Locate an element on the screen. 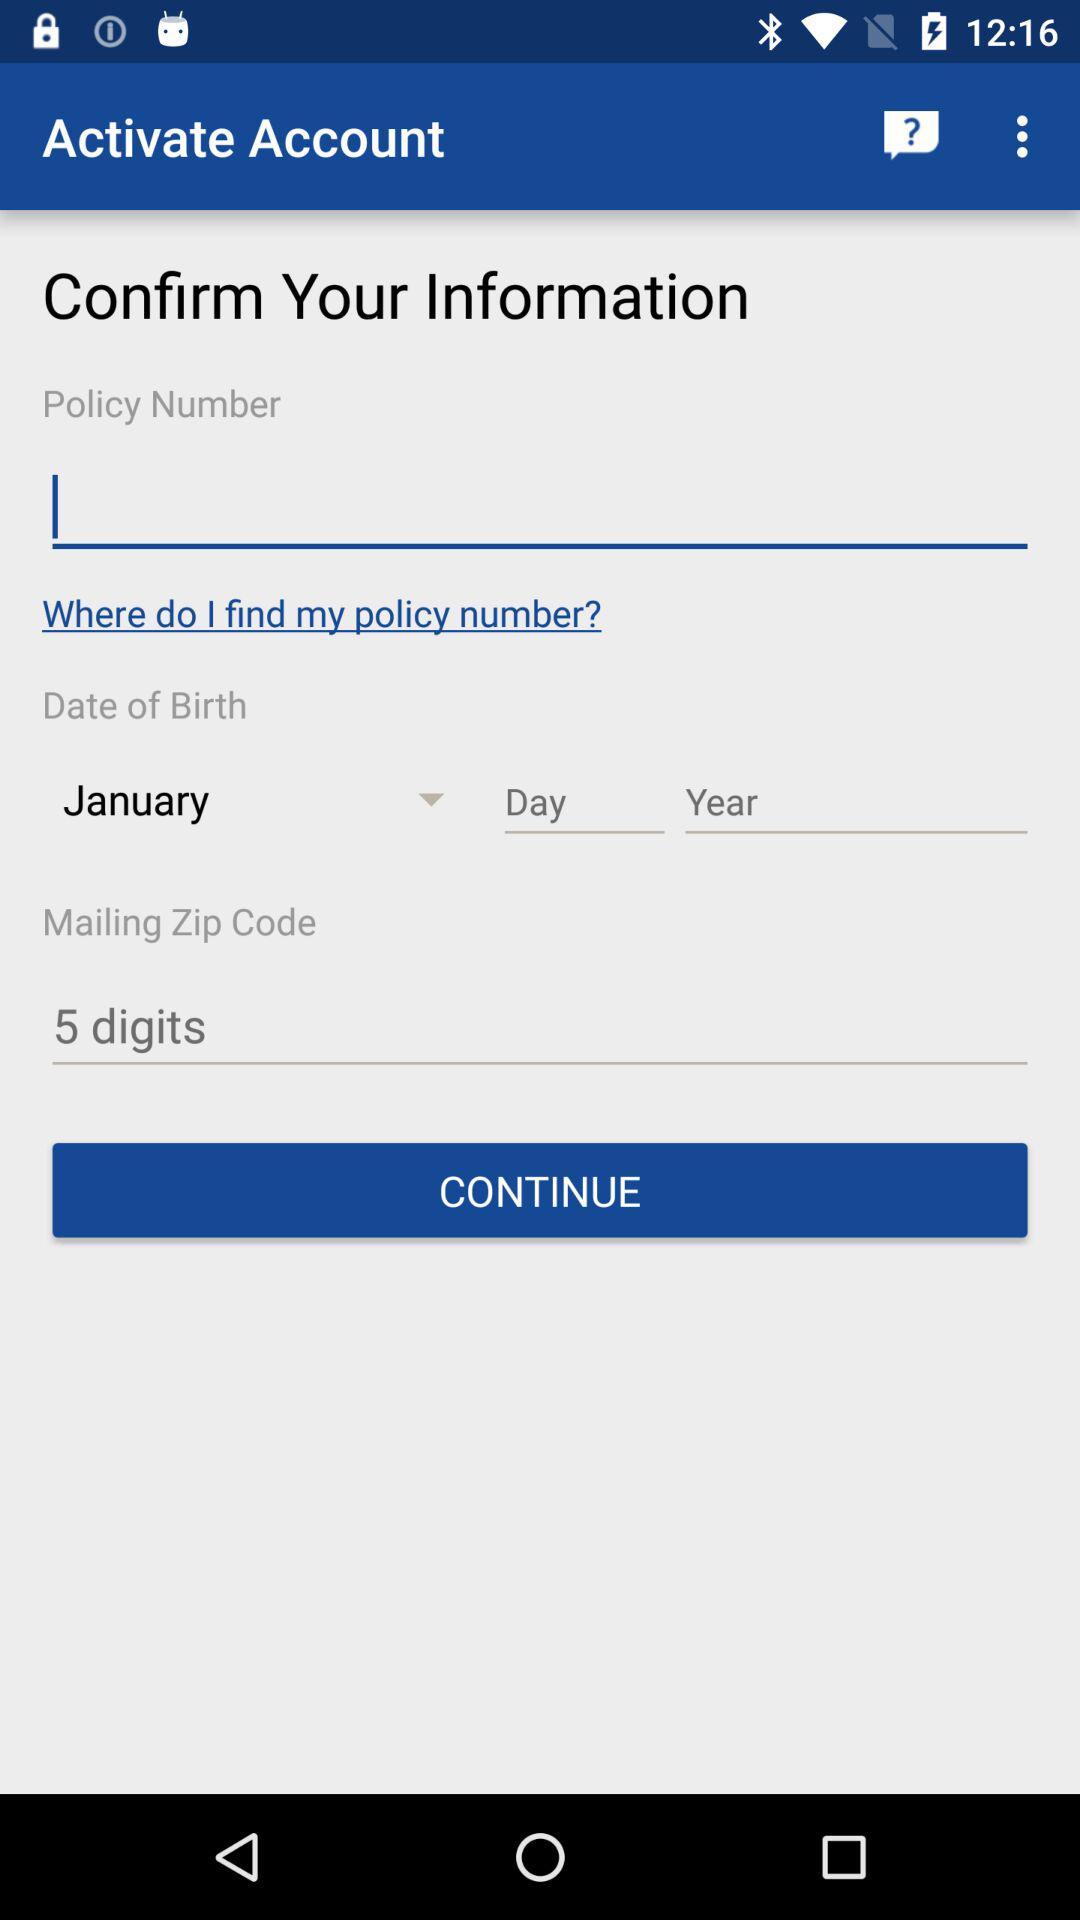 The height and width of the screenshot is (1920, 1080). type year is located at coordinates (855, 802).